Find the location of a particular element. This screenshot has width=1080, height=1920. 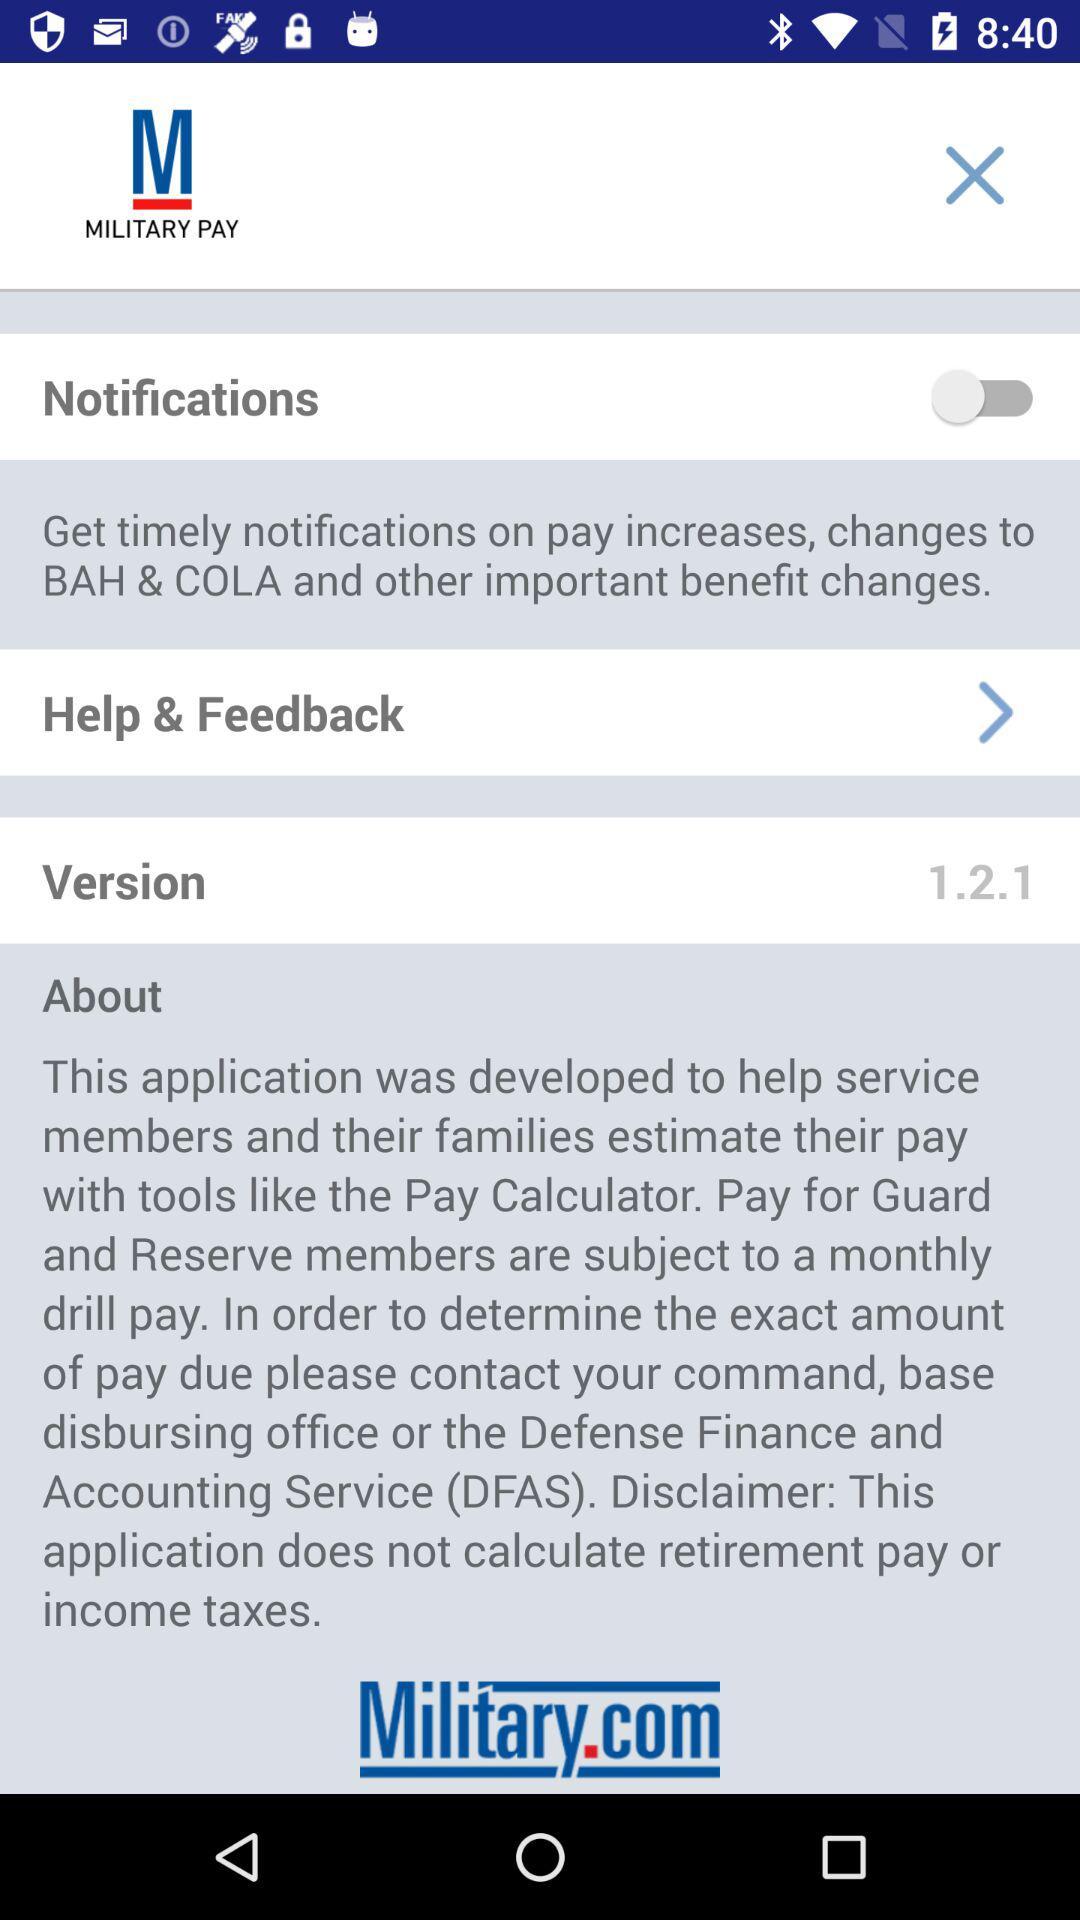

logon is located at coordinates (161, 175).